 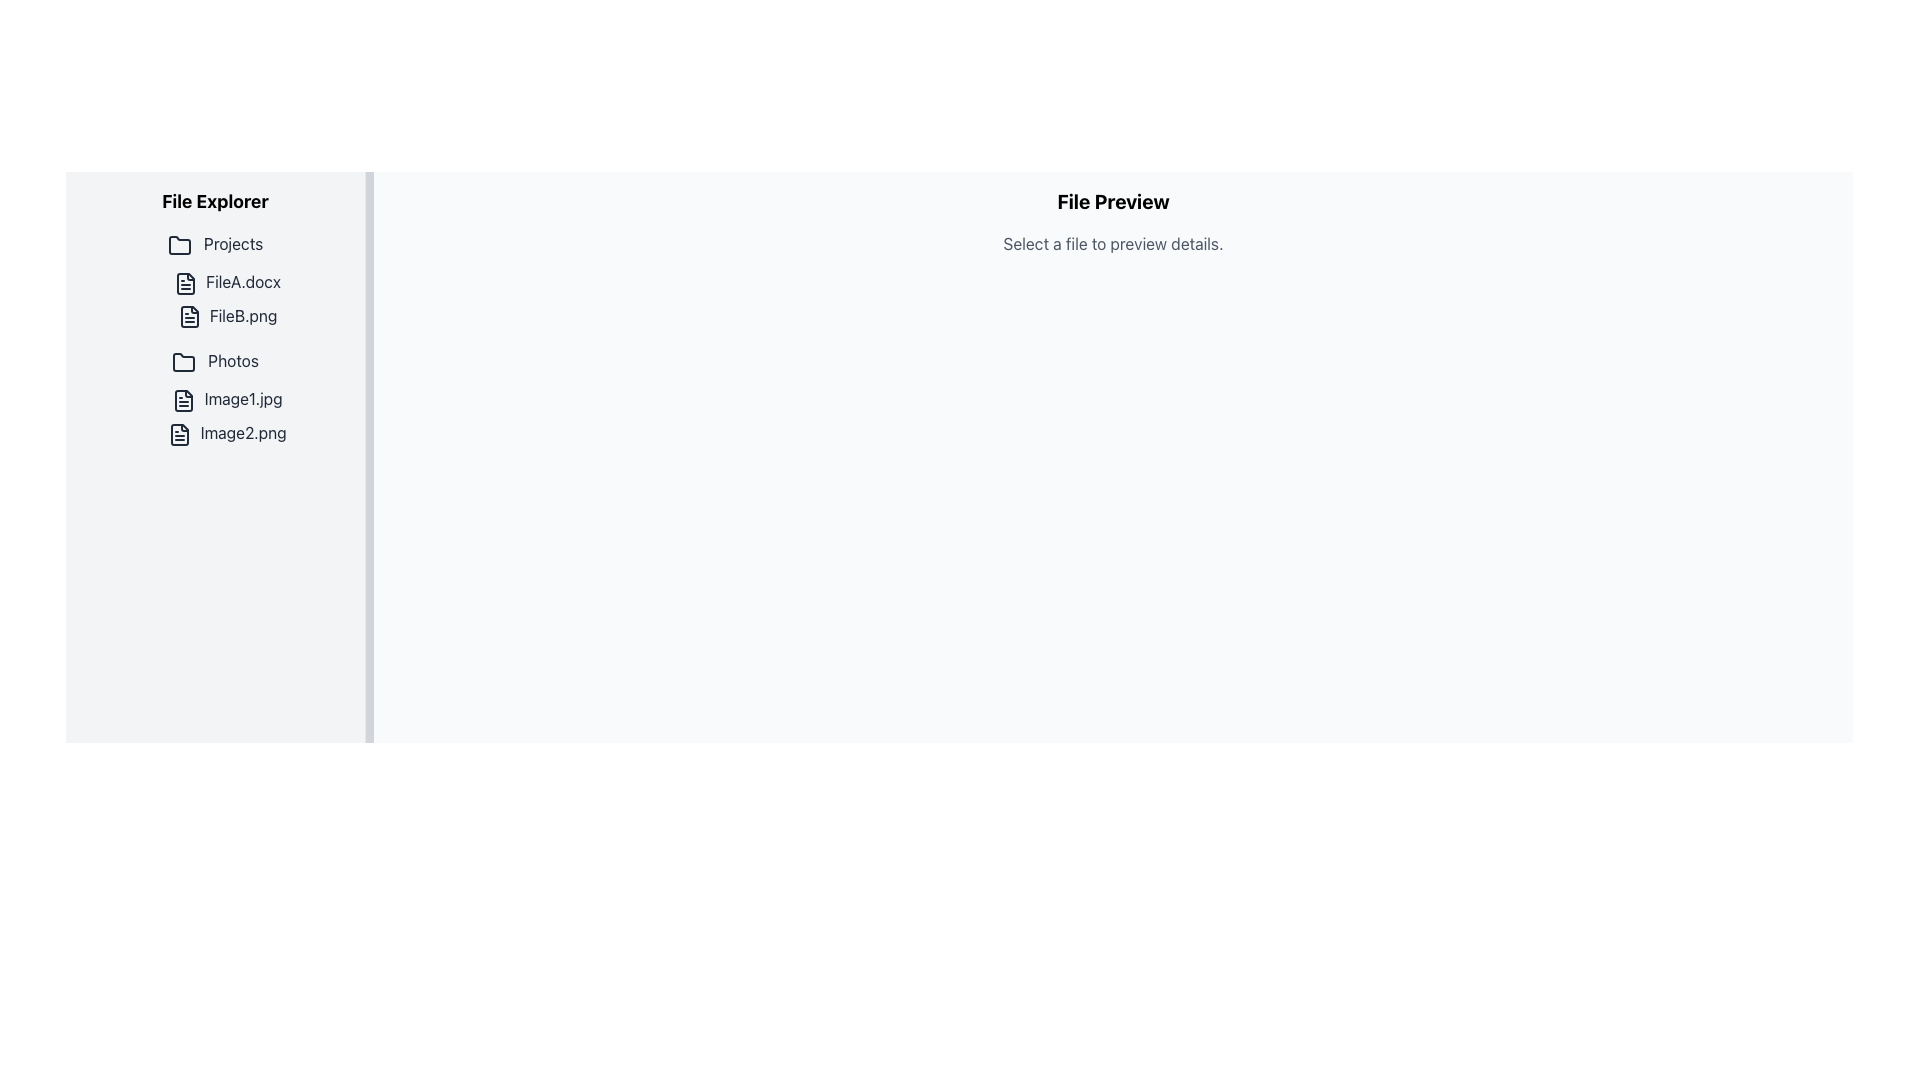 I want to click on the text link labeled 'Image2.png' to change its color to blue, indicating interactivity, so click(x=227, y=432).